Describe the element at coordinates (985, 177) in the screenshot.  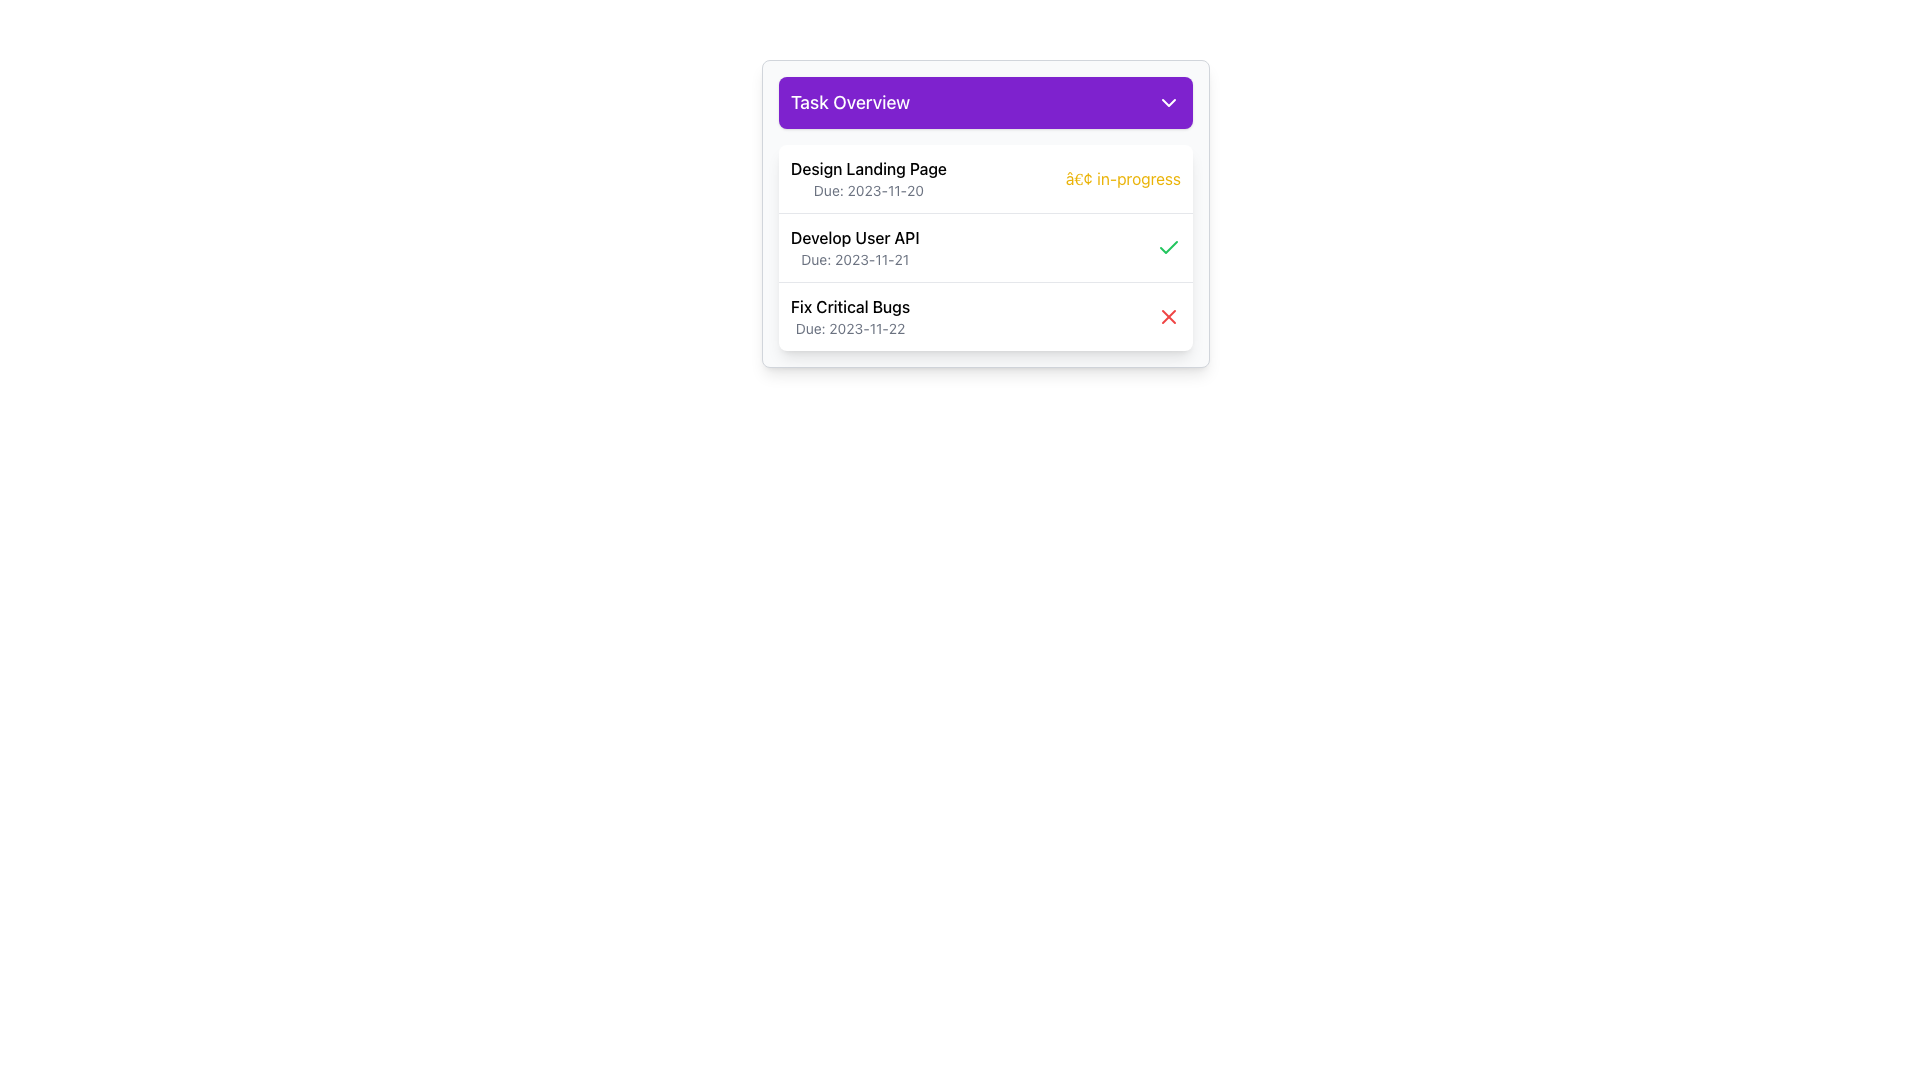
I see `the task summary item displaying the title 'Design Landing Page', which is the first item in the 'Task Overview' drop-down panel` at that location.